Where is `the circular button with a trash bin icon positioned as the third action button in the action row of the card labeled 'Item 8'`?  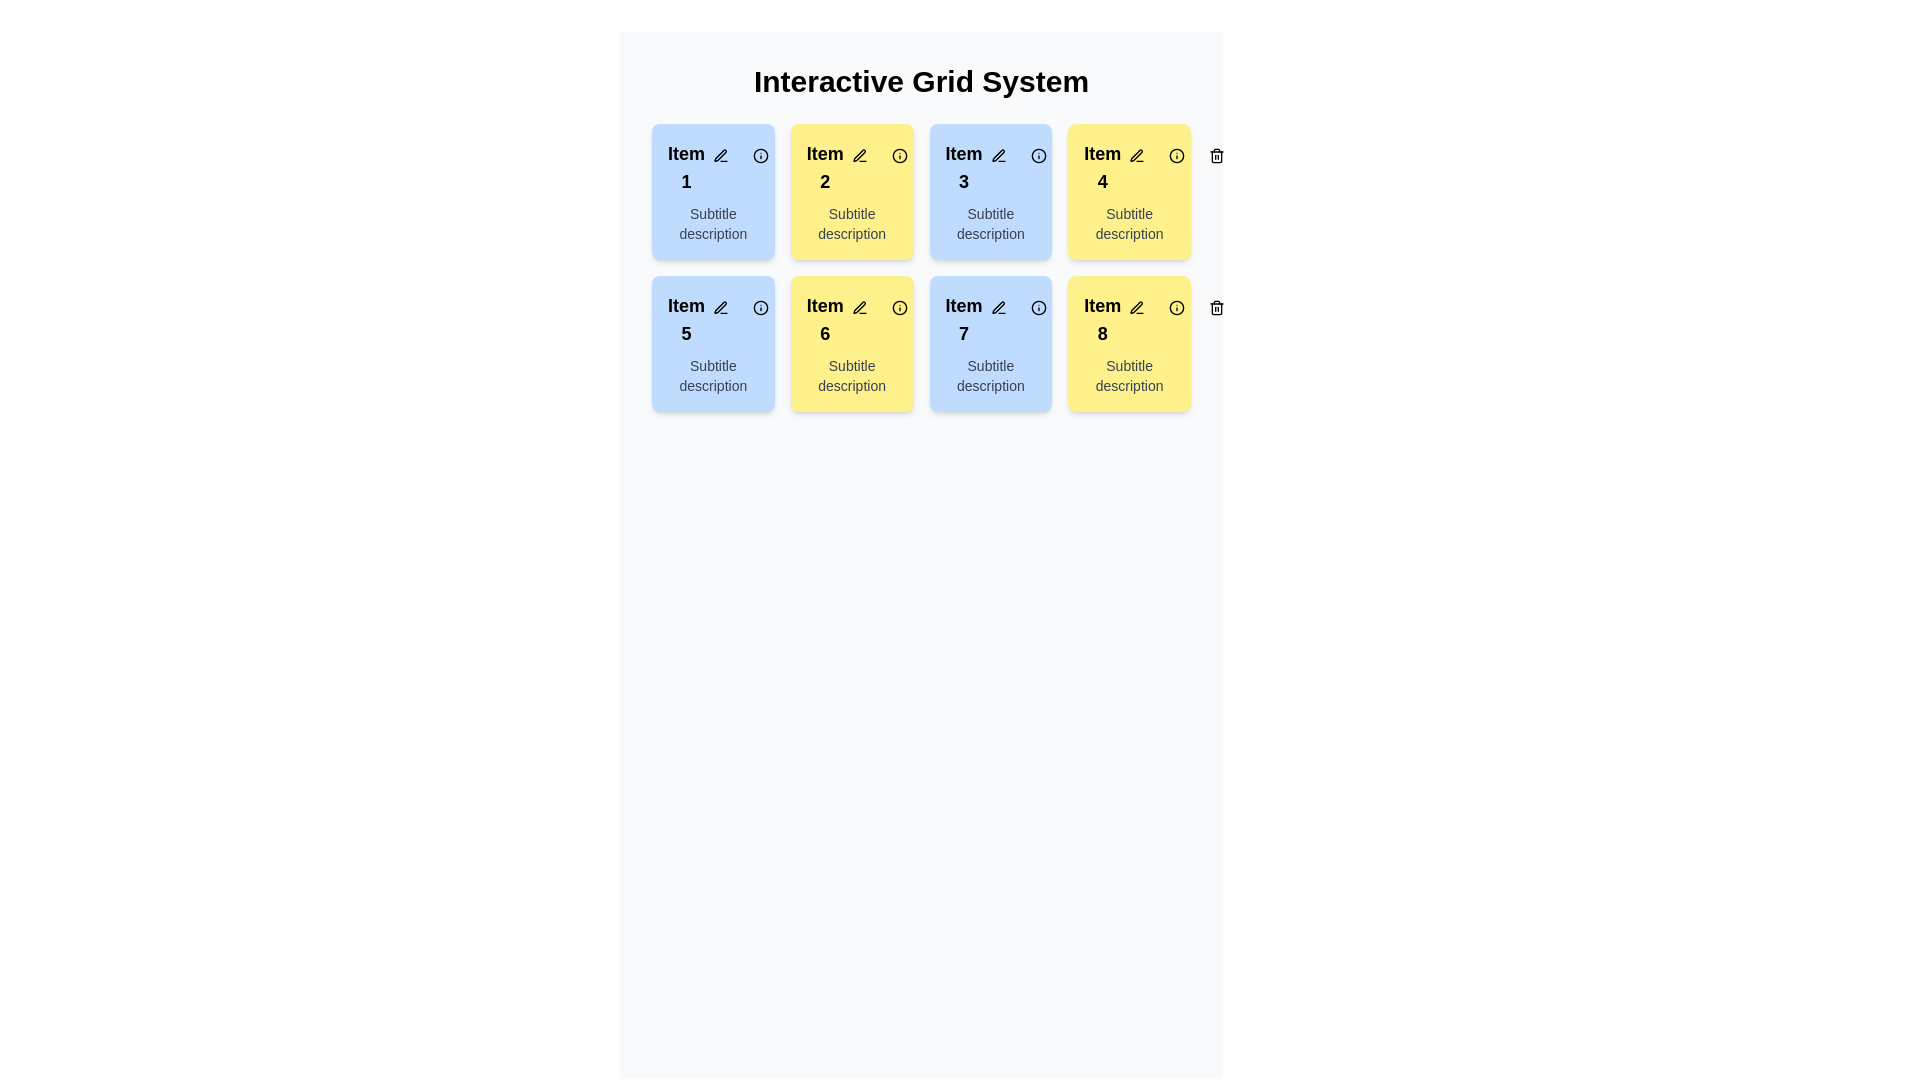 the circular button with a trash bin icon positioned as the third action button in the action row of the card labeled 'Item 8' is located at coordinates (1077, 308).